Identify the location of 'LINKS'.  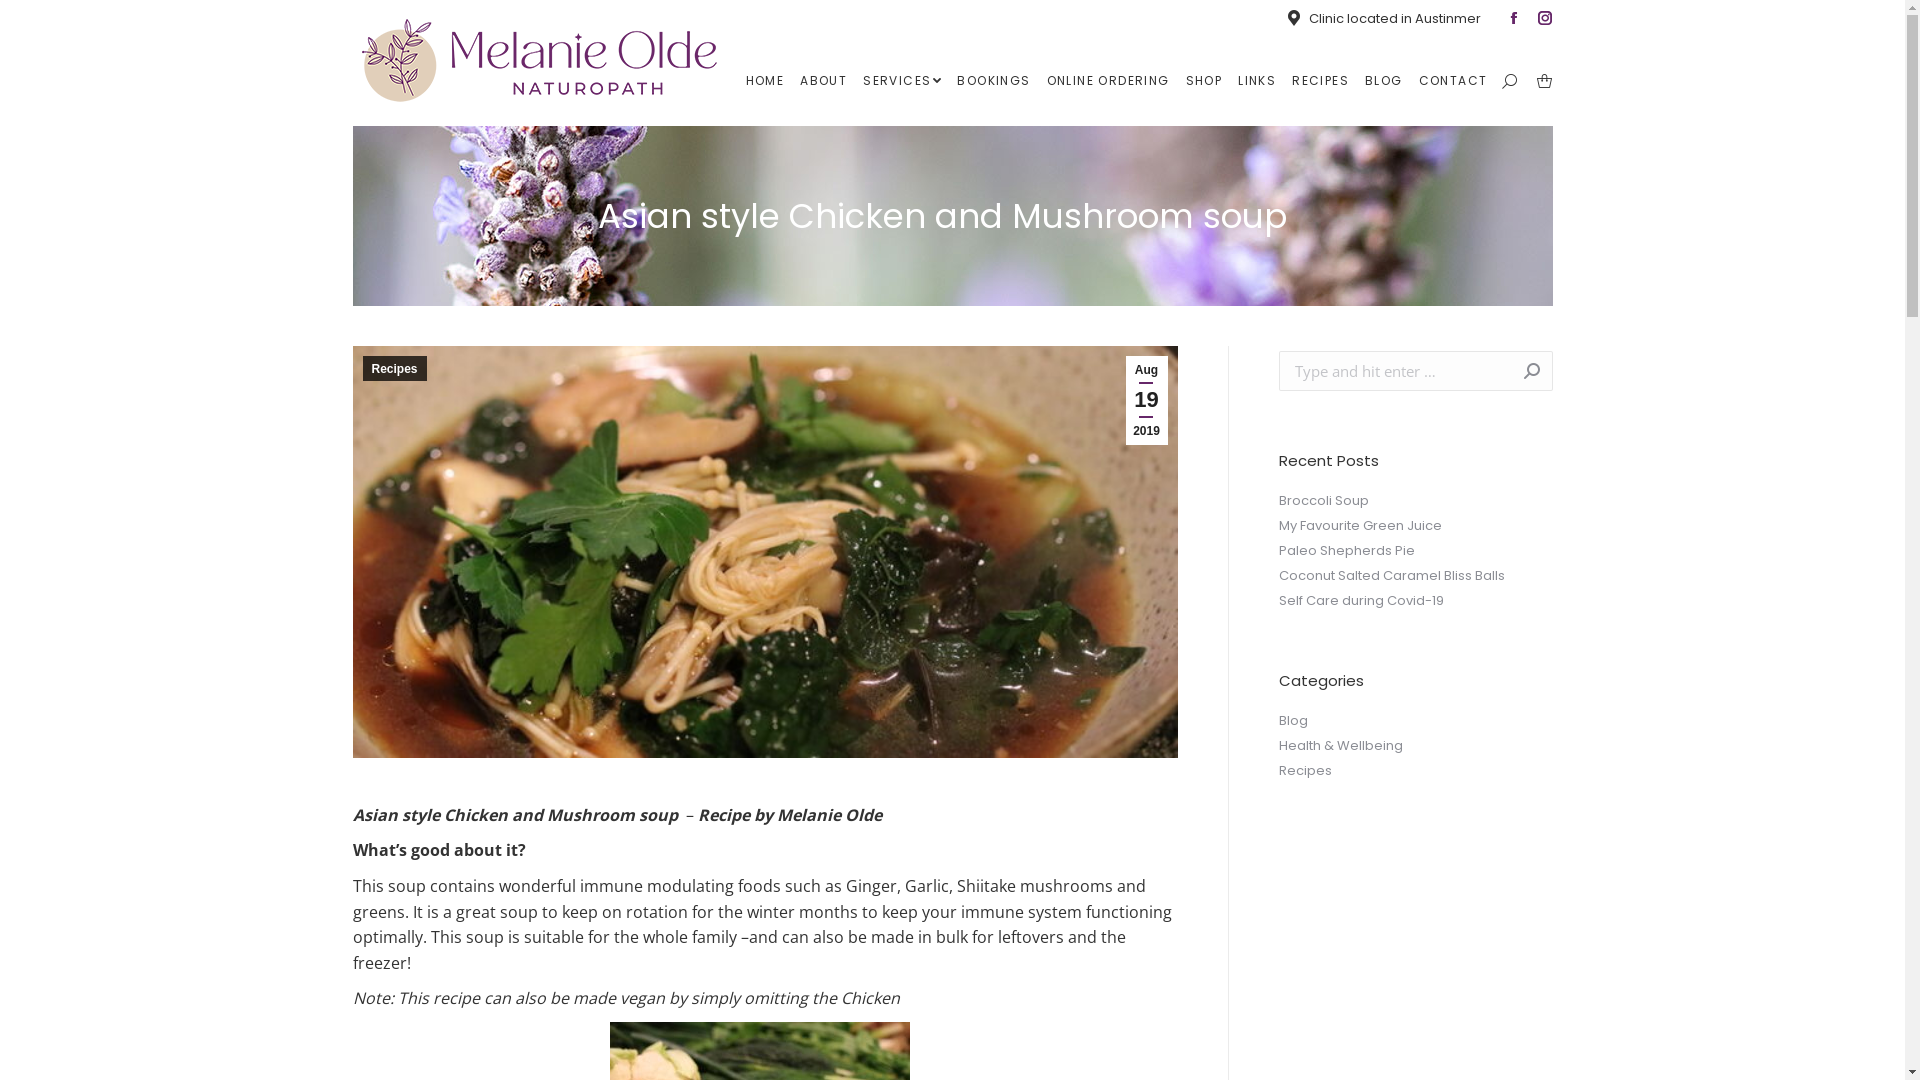
(1232, 80).